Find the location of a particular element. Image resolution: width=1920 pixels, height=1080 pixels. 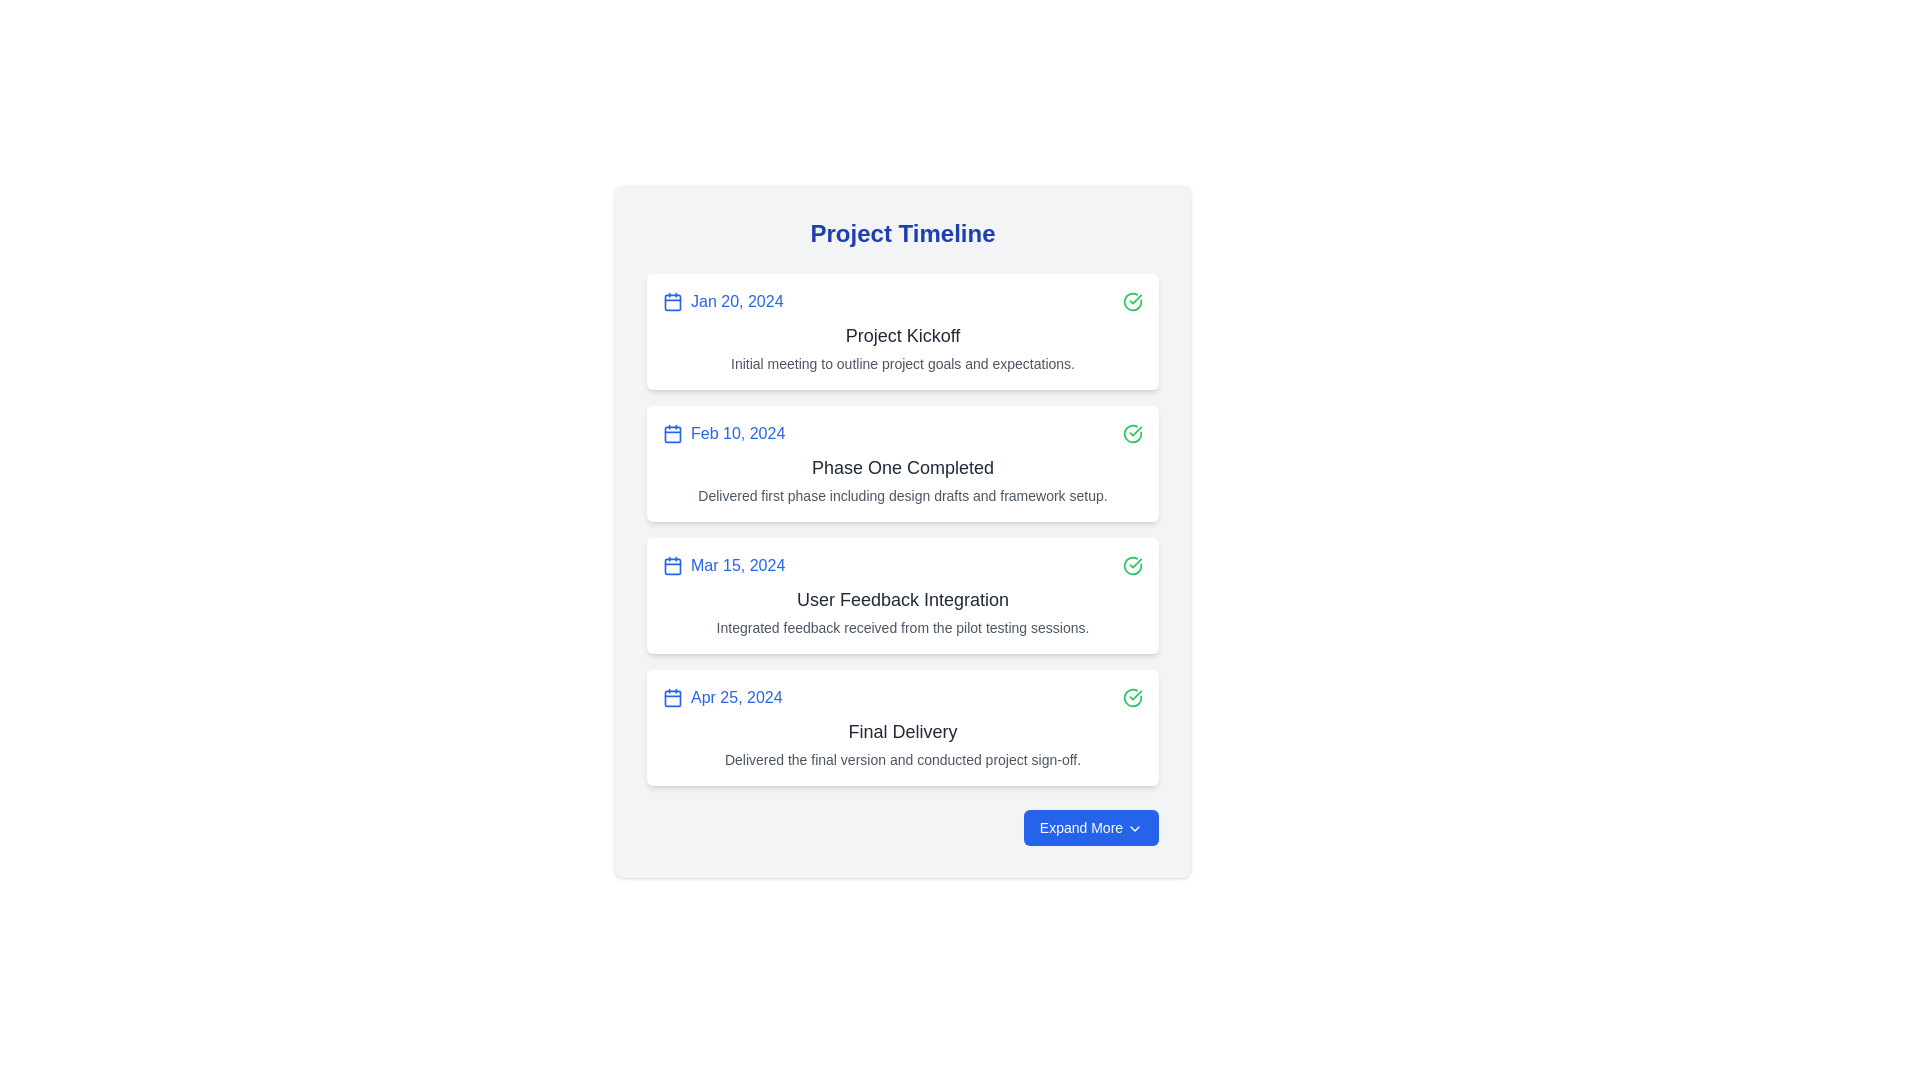

the downward-pointing chevron icon inside the blue 'Expand More' button located in the lower-right corner of the interface is located at coordinates (1134, 829).